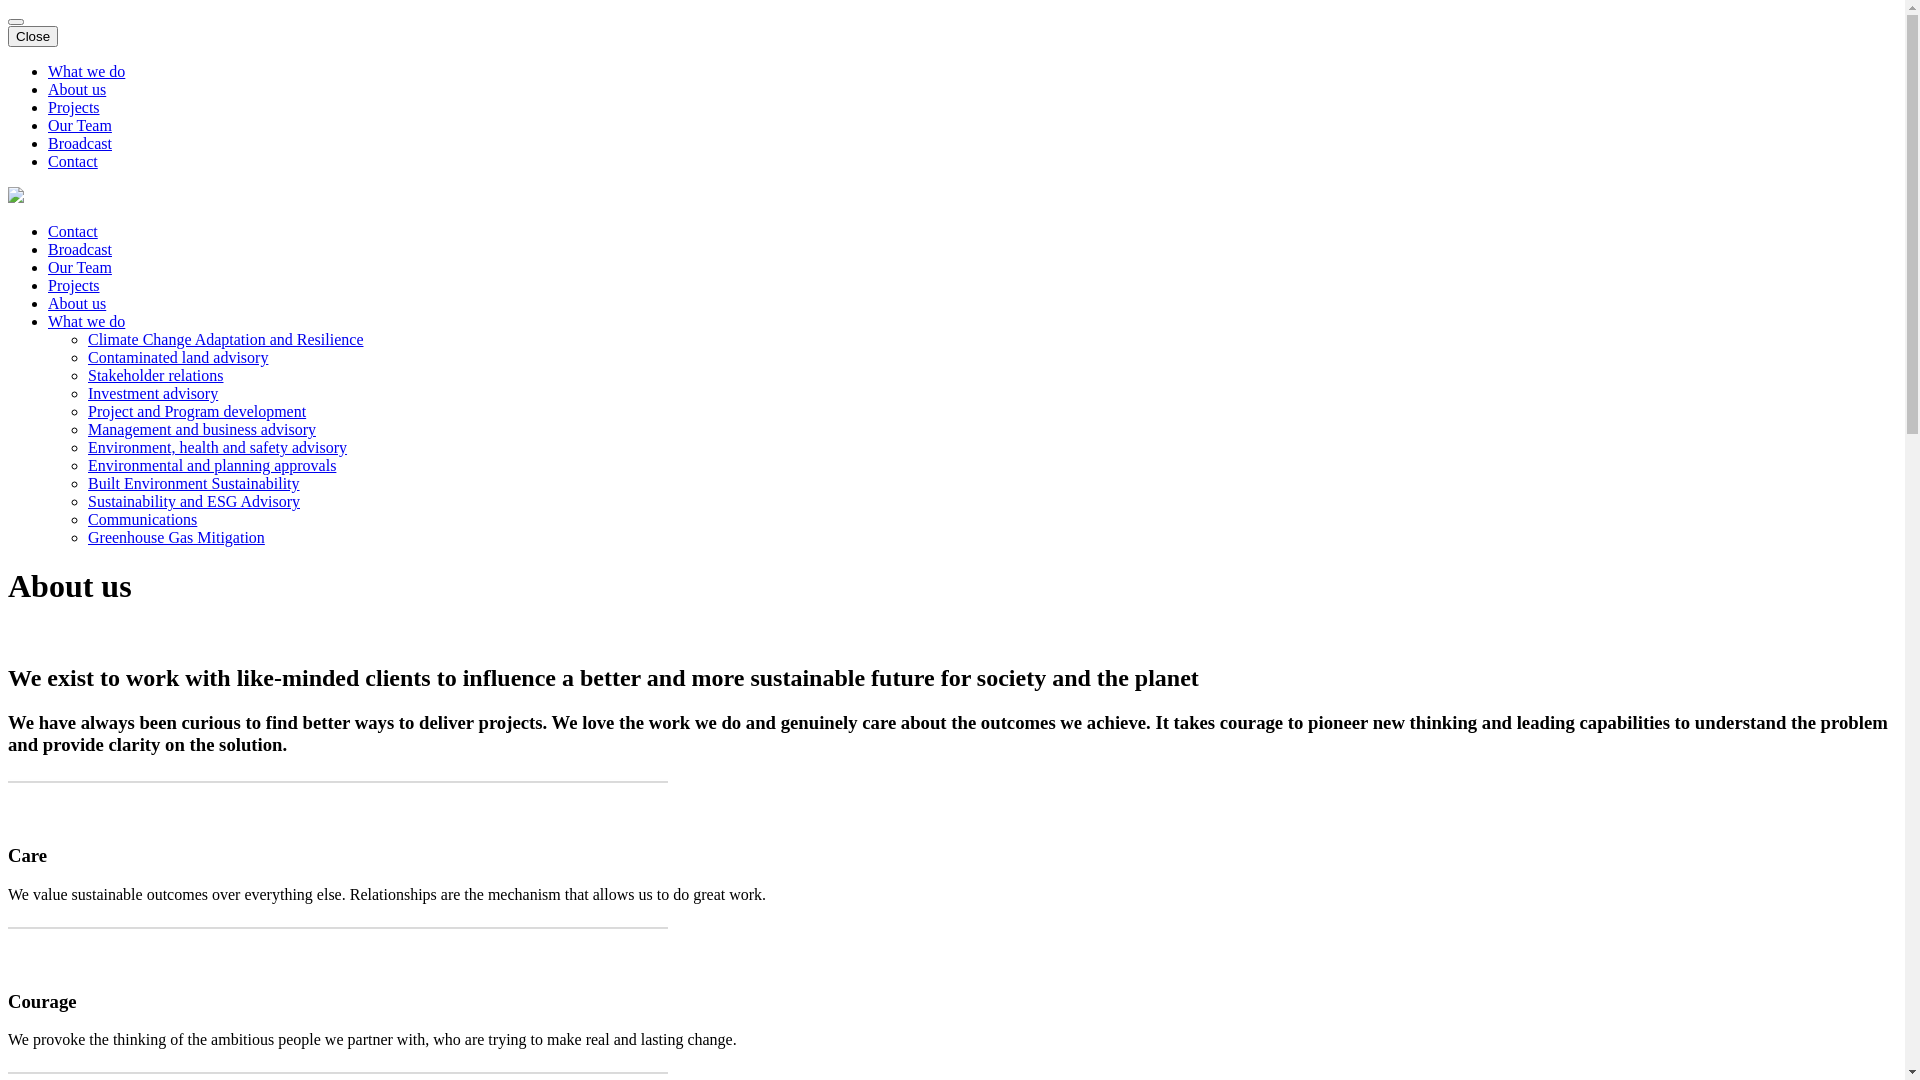 The image size is (1920, 1080). Describe the element at coordinates (217, 446) in the screenshot. I see `'Environment, health and safety advisory'` at that location.